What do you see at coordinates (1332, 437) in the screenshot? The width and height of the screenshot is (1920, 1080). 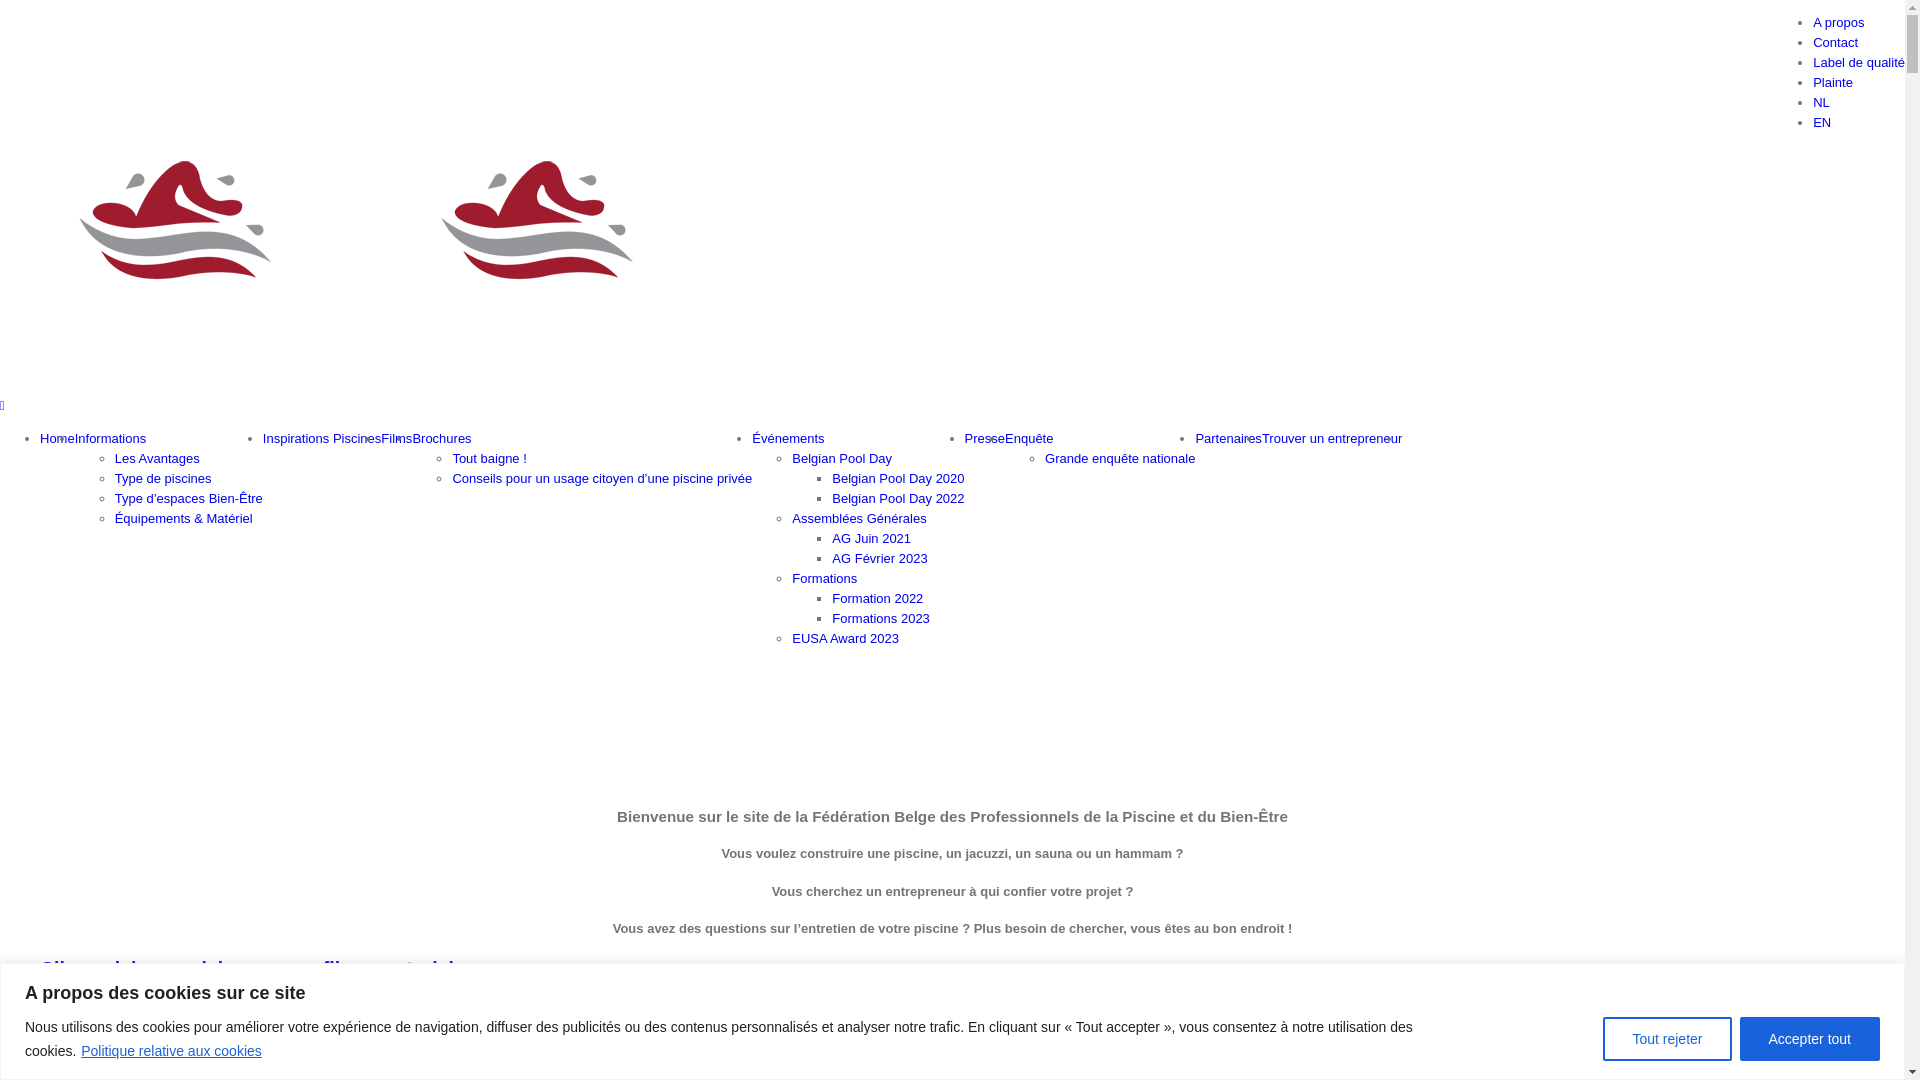 I see `'Trouver un entrepreneur'` at bounding box center [1332, 437].